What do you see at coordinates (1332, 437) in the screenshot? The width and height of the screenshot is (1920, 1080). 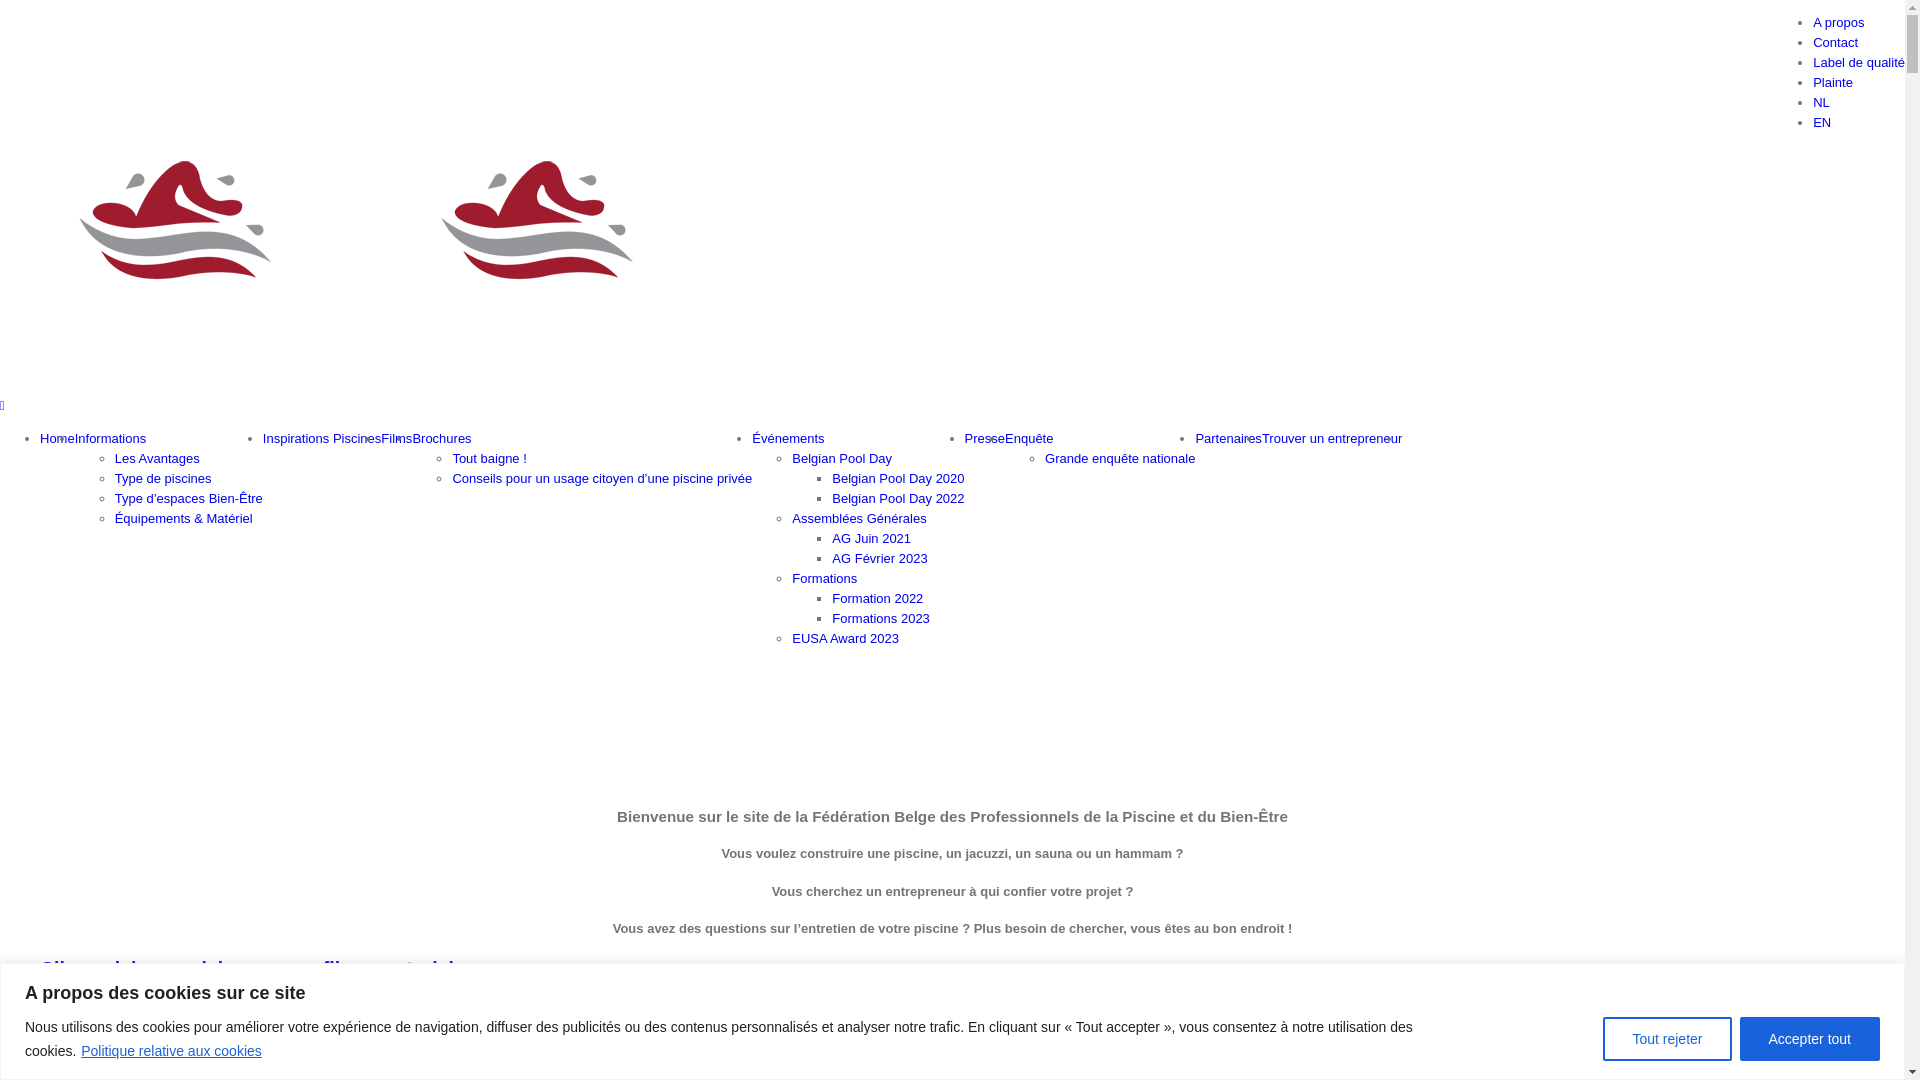 I see `'Trouver un entrepreneur'` at bounding box center [1332, 437].